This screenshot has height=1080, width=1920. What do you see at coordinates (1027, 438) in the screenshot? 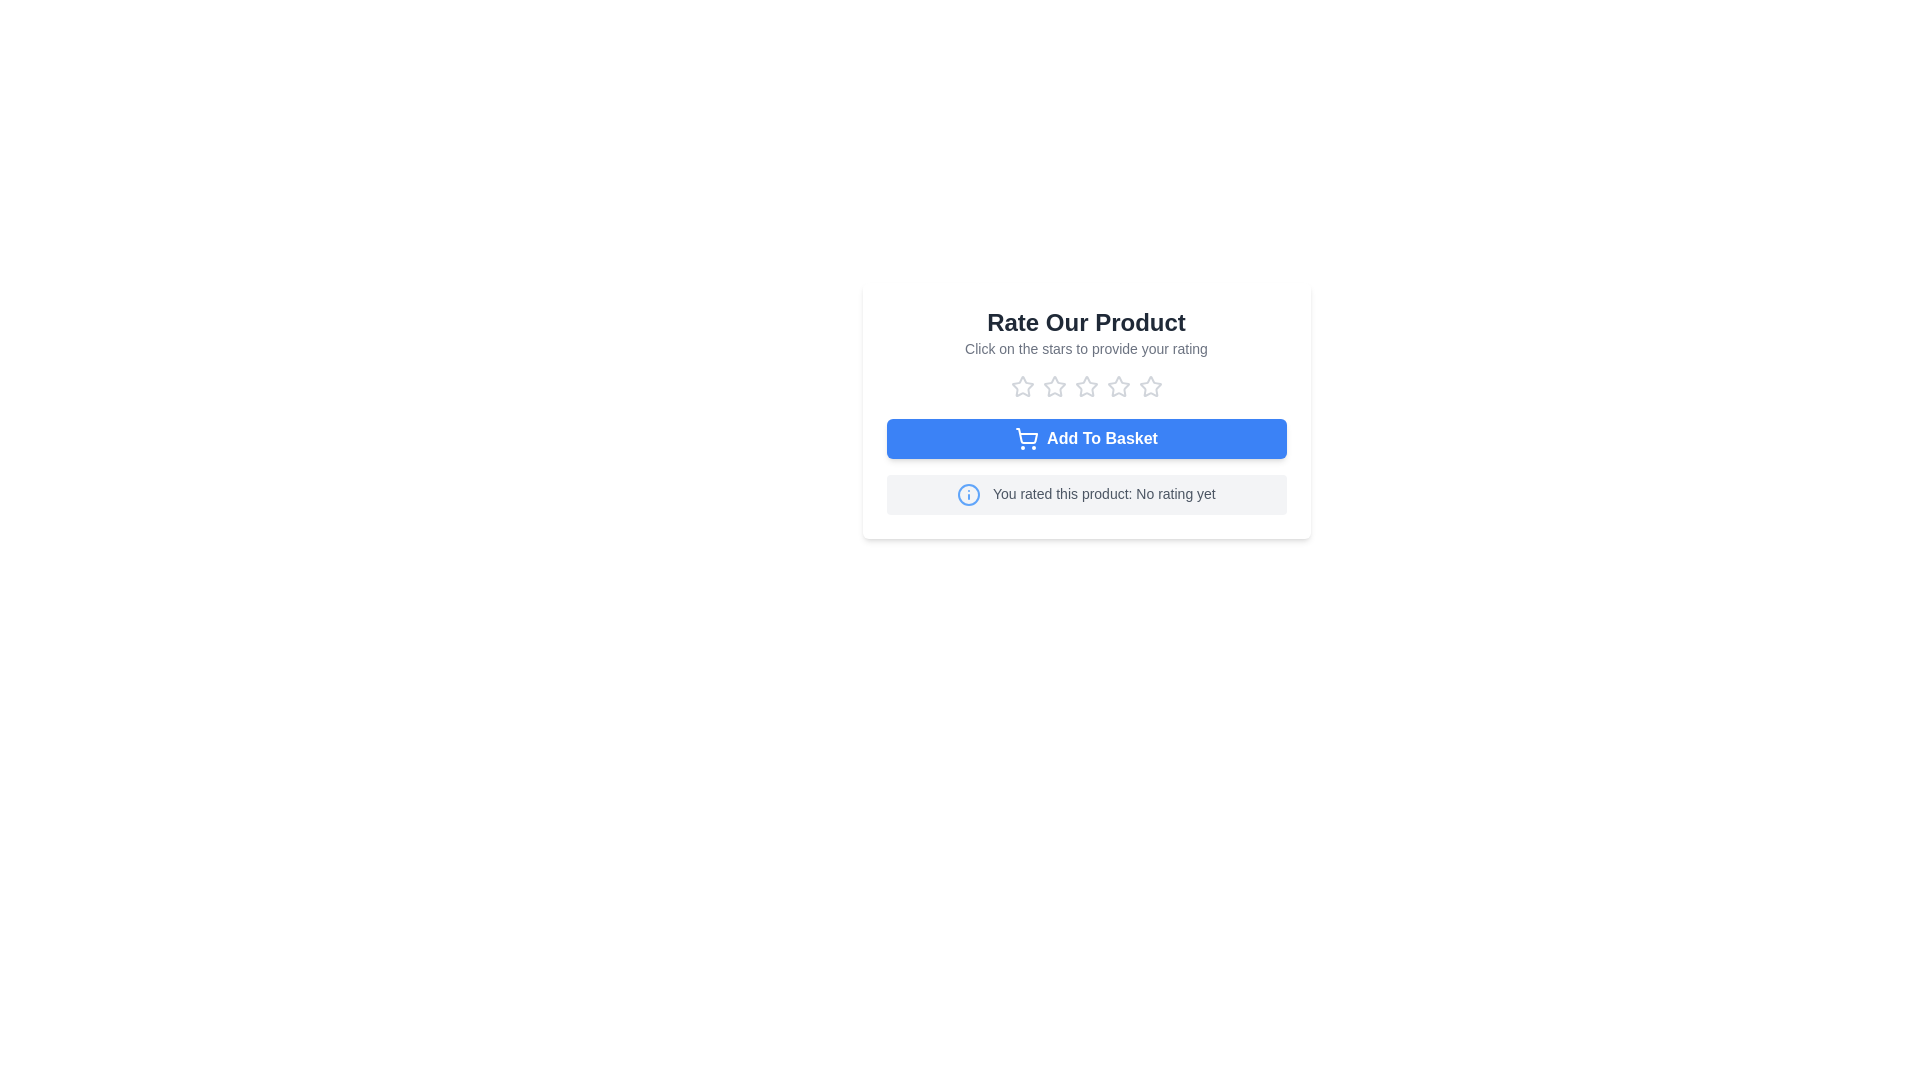
I see `the shopping cart icon located within the 'Add To Basket' button below the 'Rate Our Product' heading` at bounding box center [1027, 438].